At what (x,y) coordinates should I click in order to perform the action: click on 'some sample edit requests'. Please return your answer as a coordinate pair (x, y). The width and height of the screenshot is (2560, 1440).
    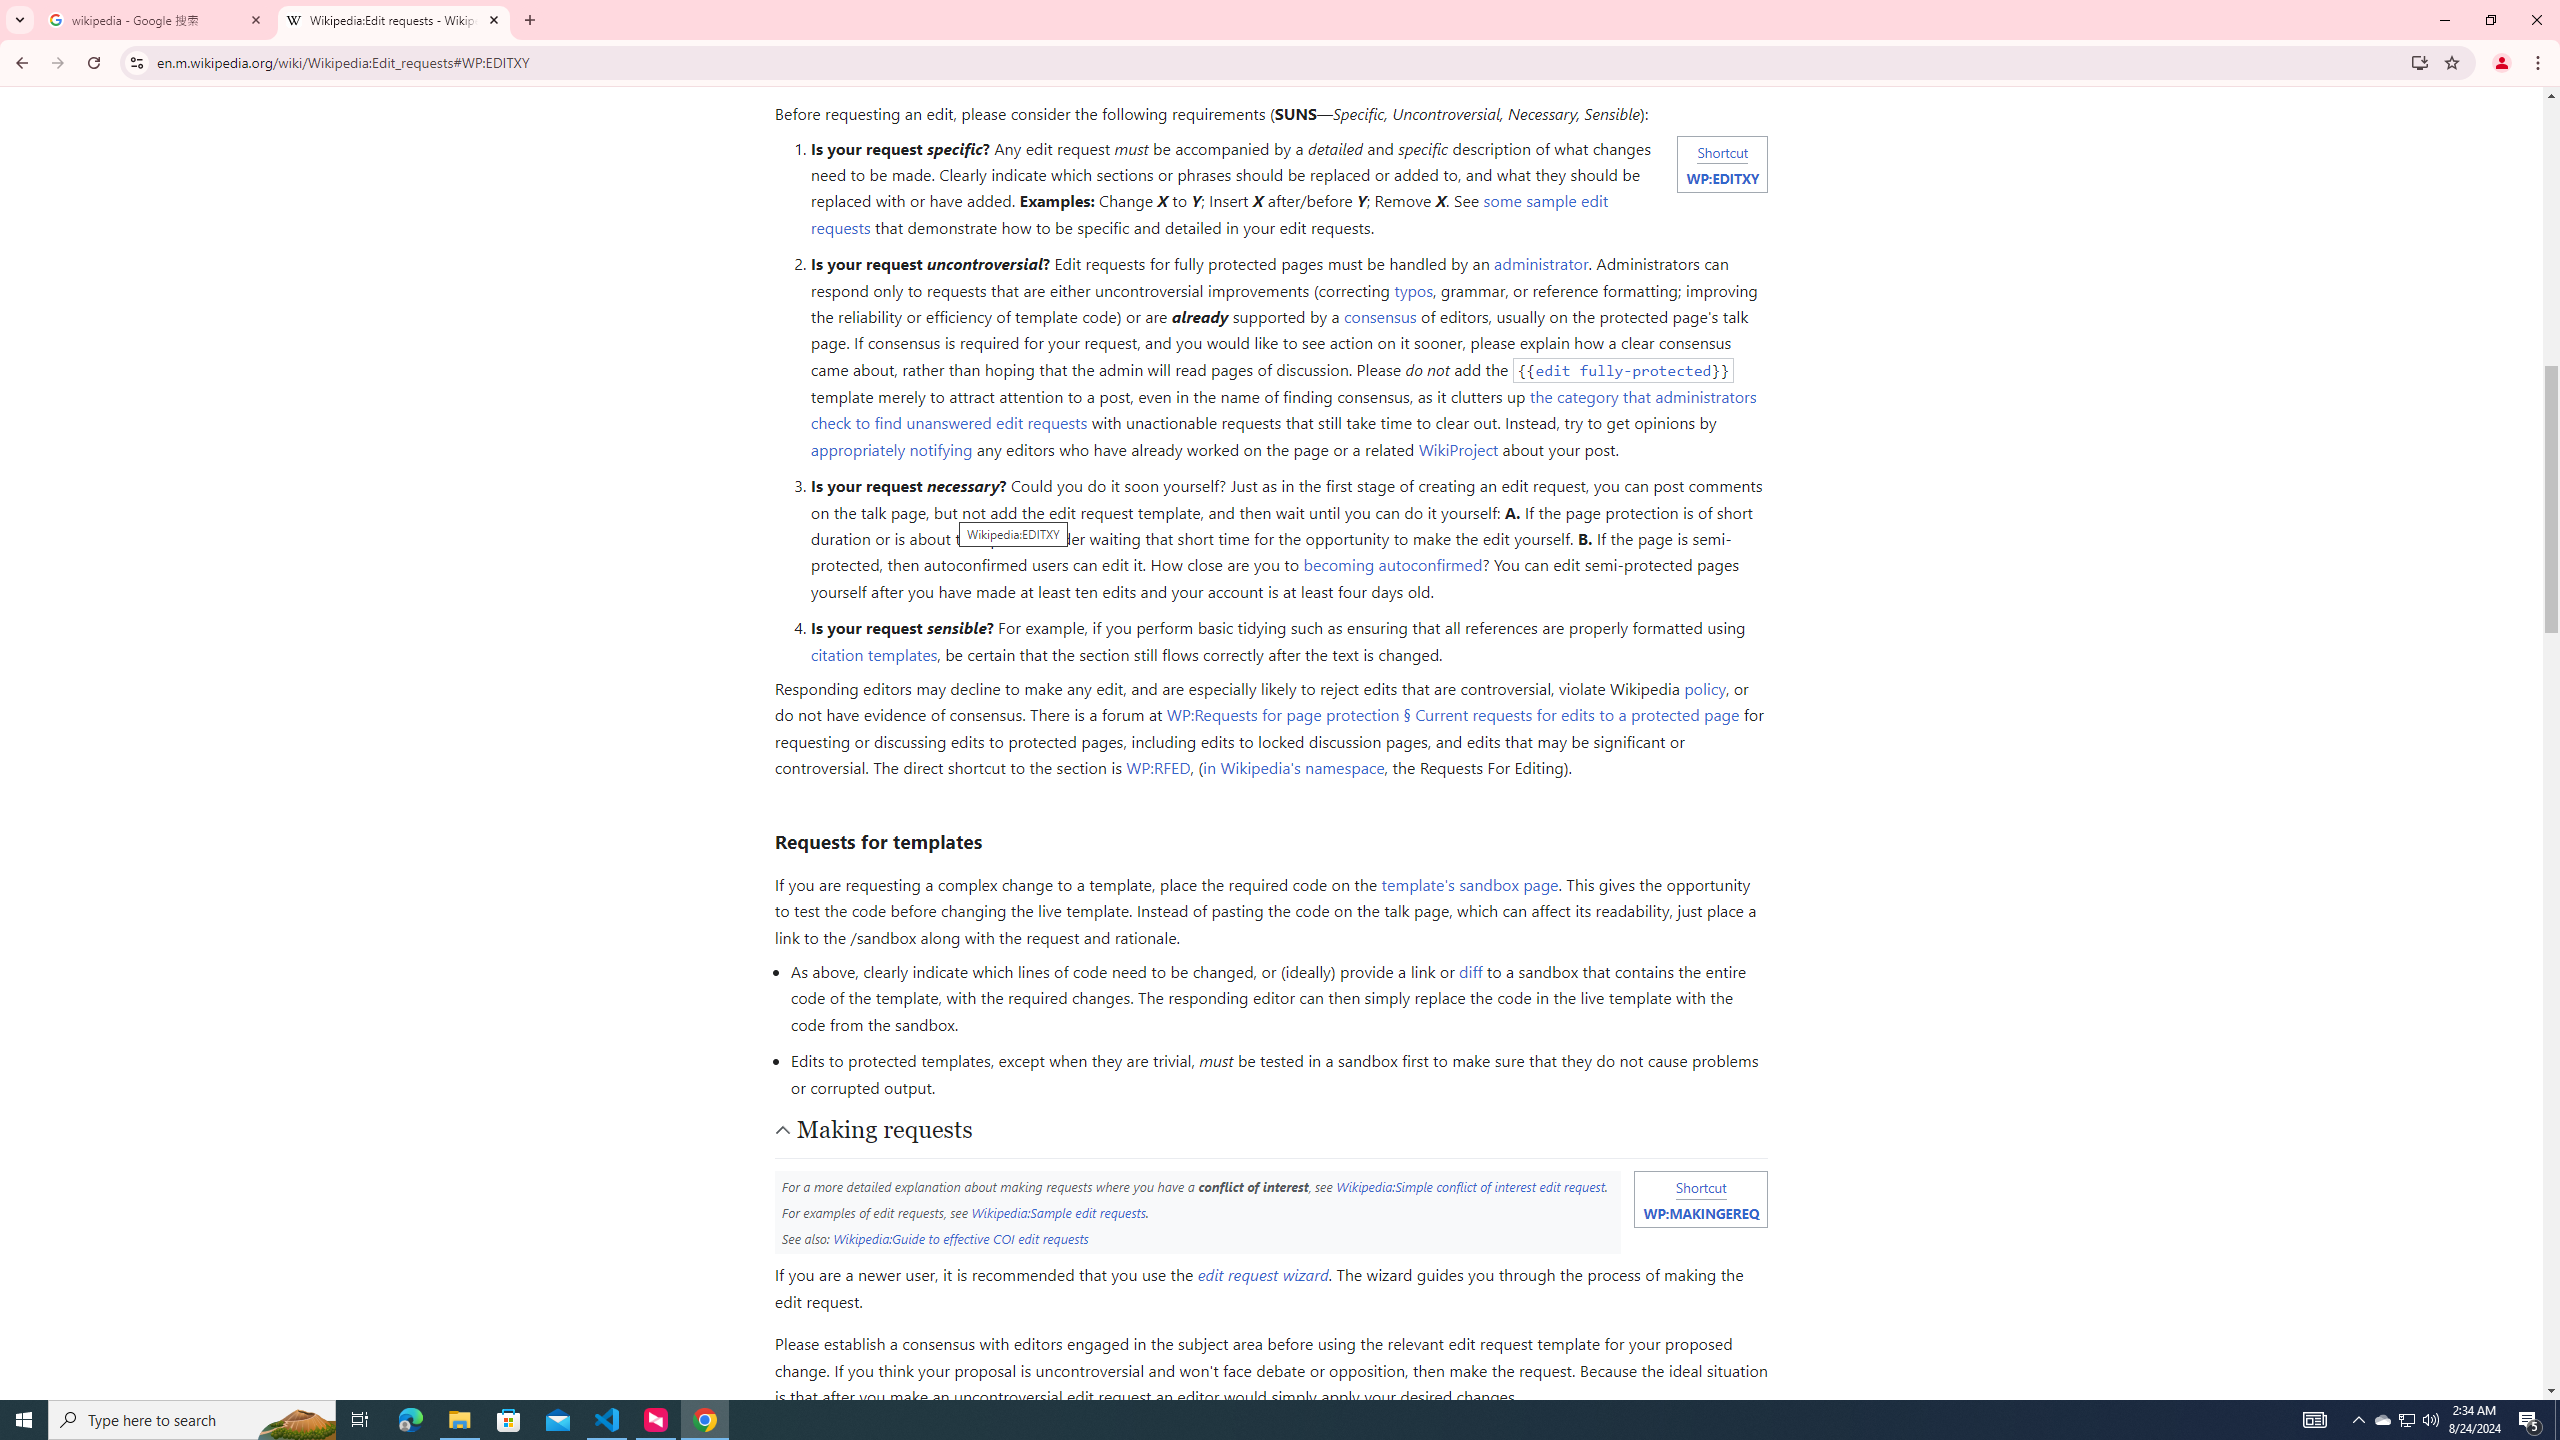
    Looking at the image, I should click on (1208, 212).